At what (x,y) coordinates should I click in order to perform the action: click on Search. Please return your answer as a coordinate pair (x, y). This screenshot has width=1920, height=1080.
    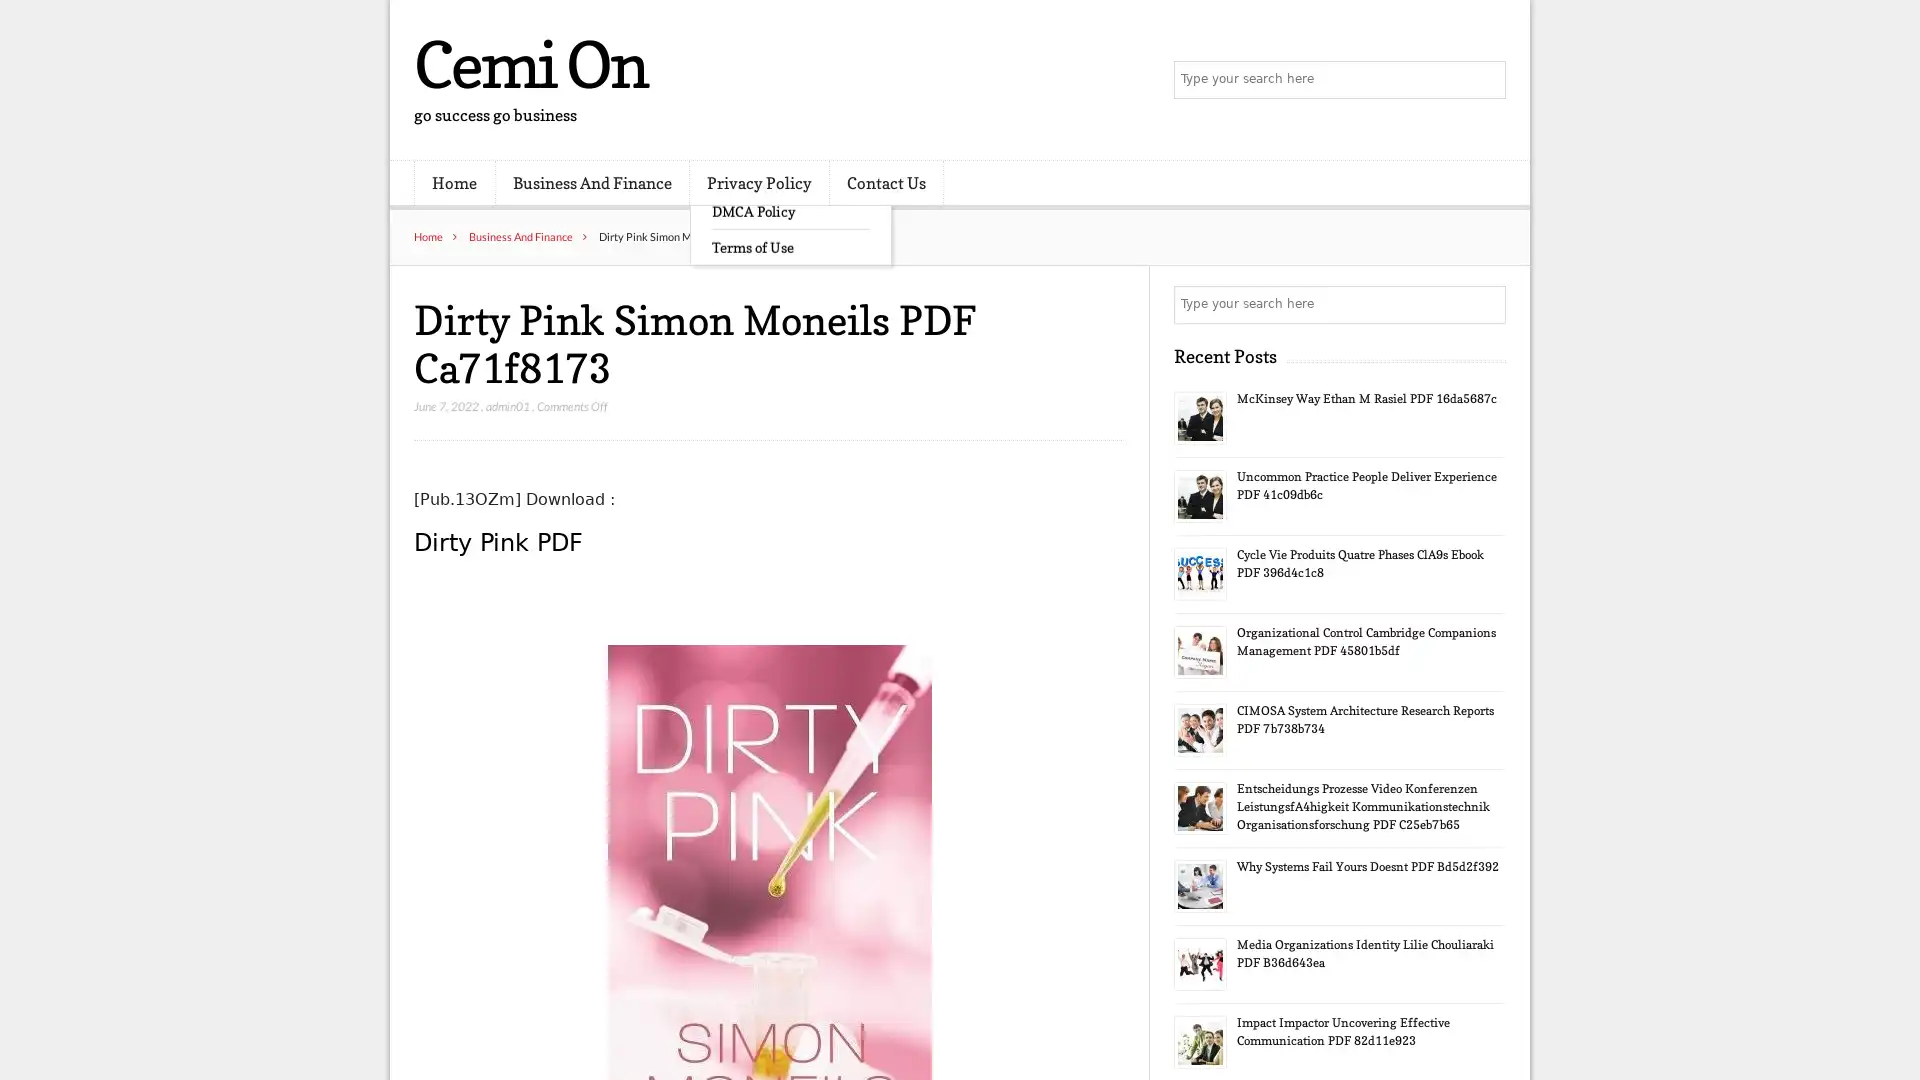
    Looking at the image, I should click on (1485, 304).